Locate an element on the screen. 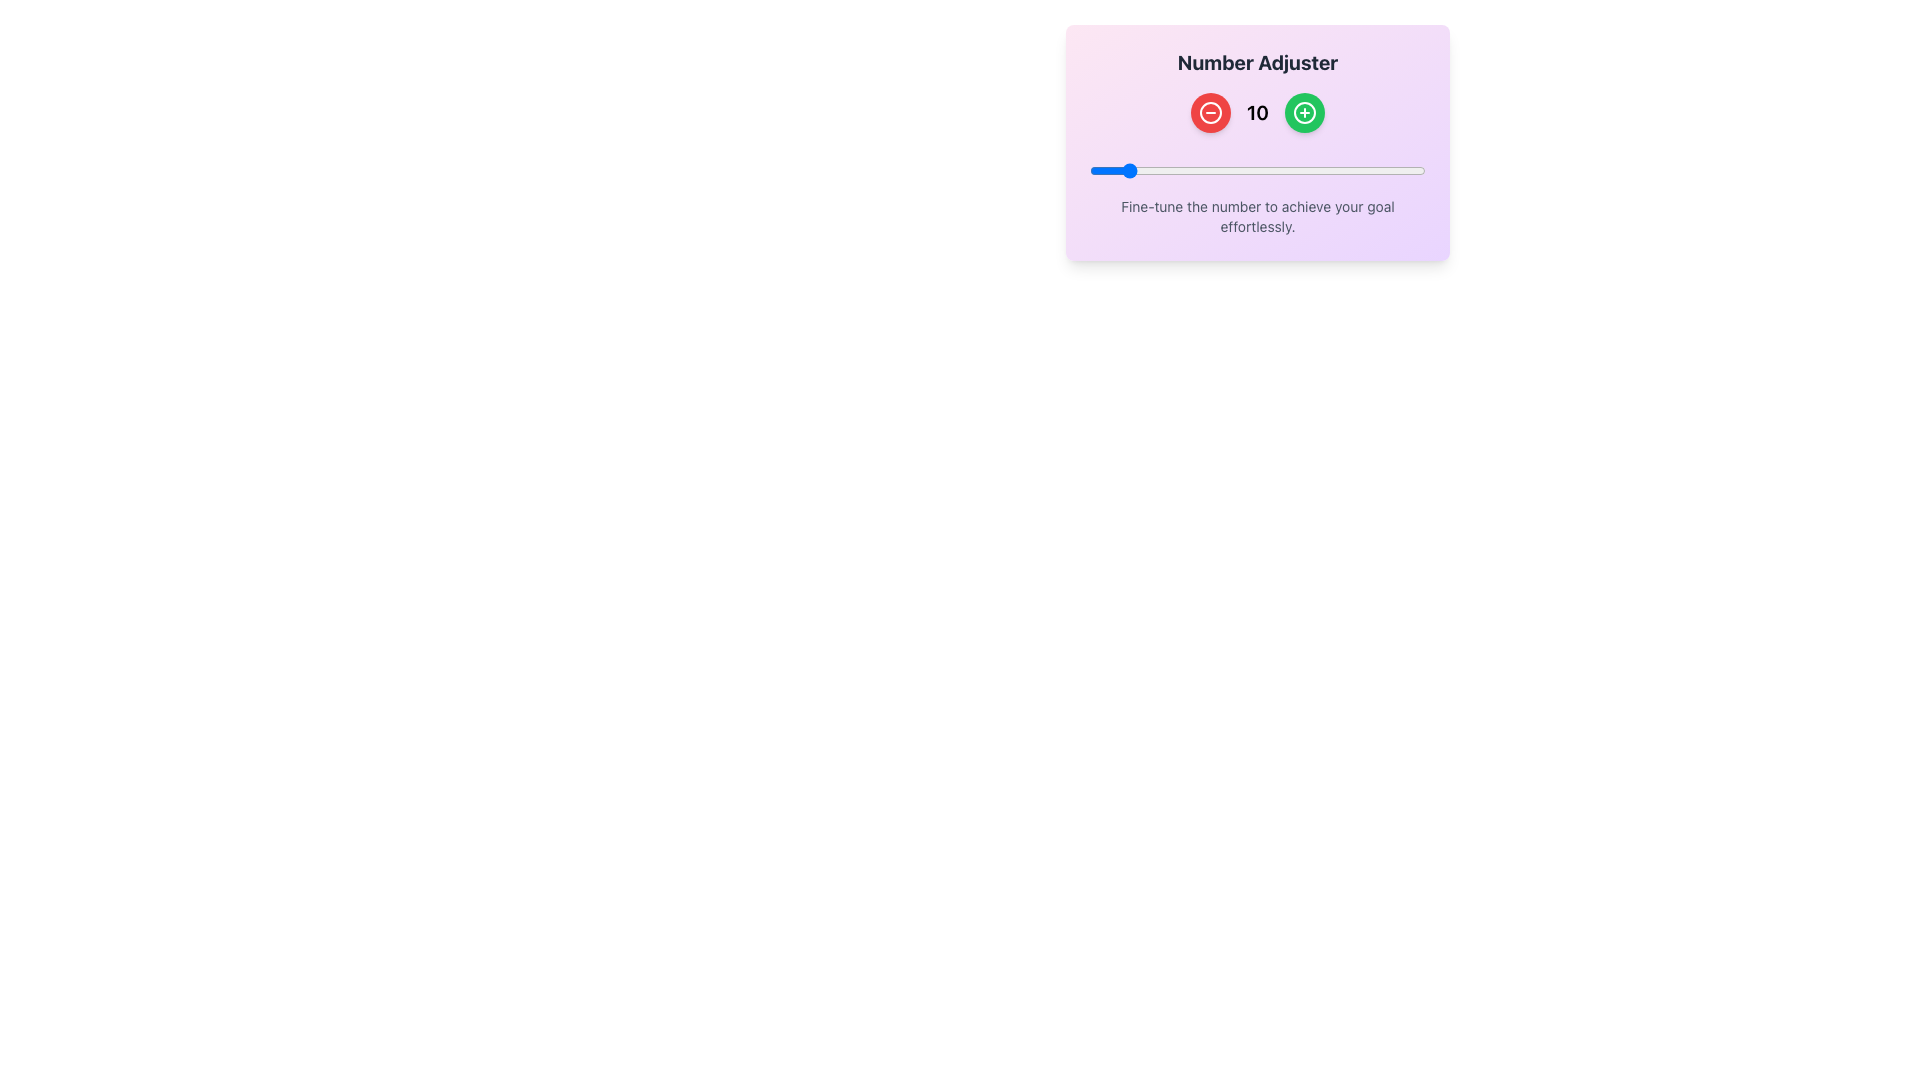 This screenshot has width=1920, height=1080. the numeric text label displaying the value '10', which is centrally located between a red minus button and a green plus button is located at coordinates (1256, 112).